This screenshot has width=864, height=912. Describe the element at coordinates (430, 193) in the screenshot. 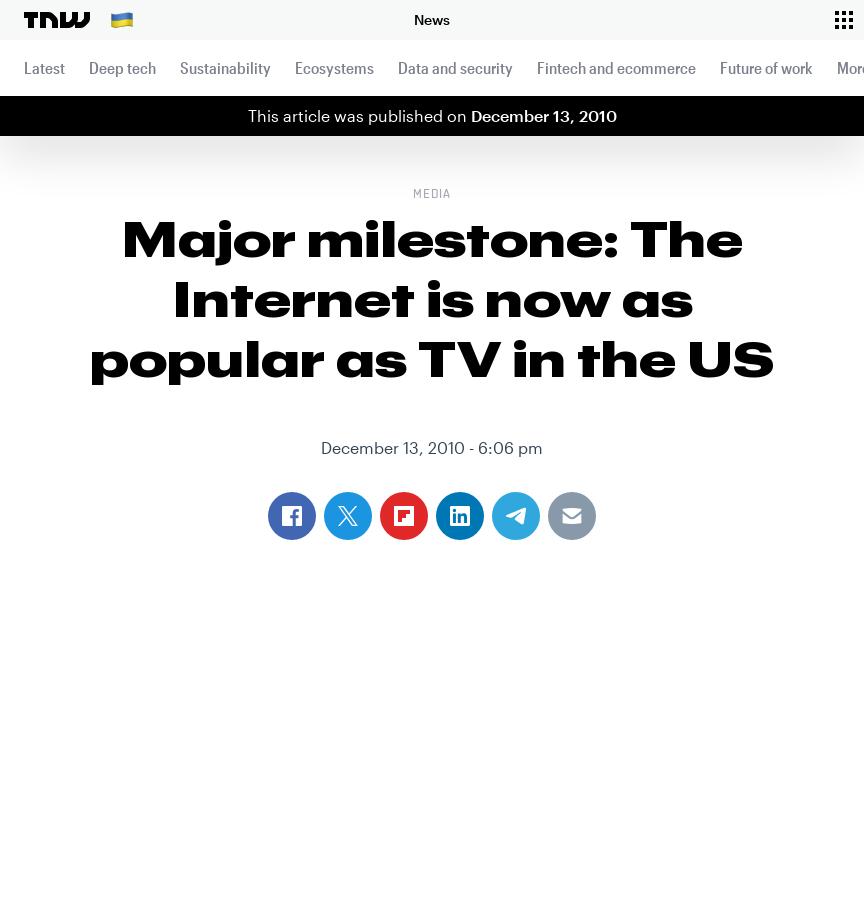

I see `'Media'` at that location.